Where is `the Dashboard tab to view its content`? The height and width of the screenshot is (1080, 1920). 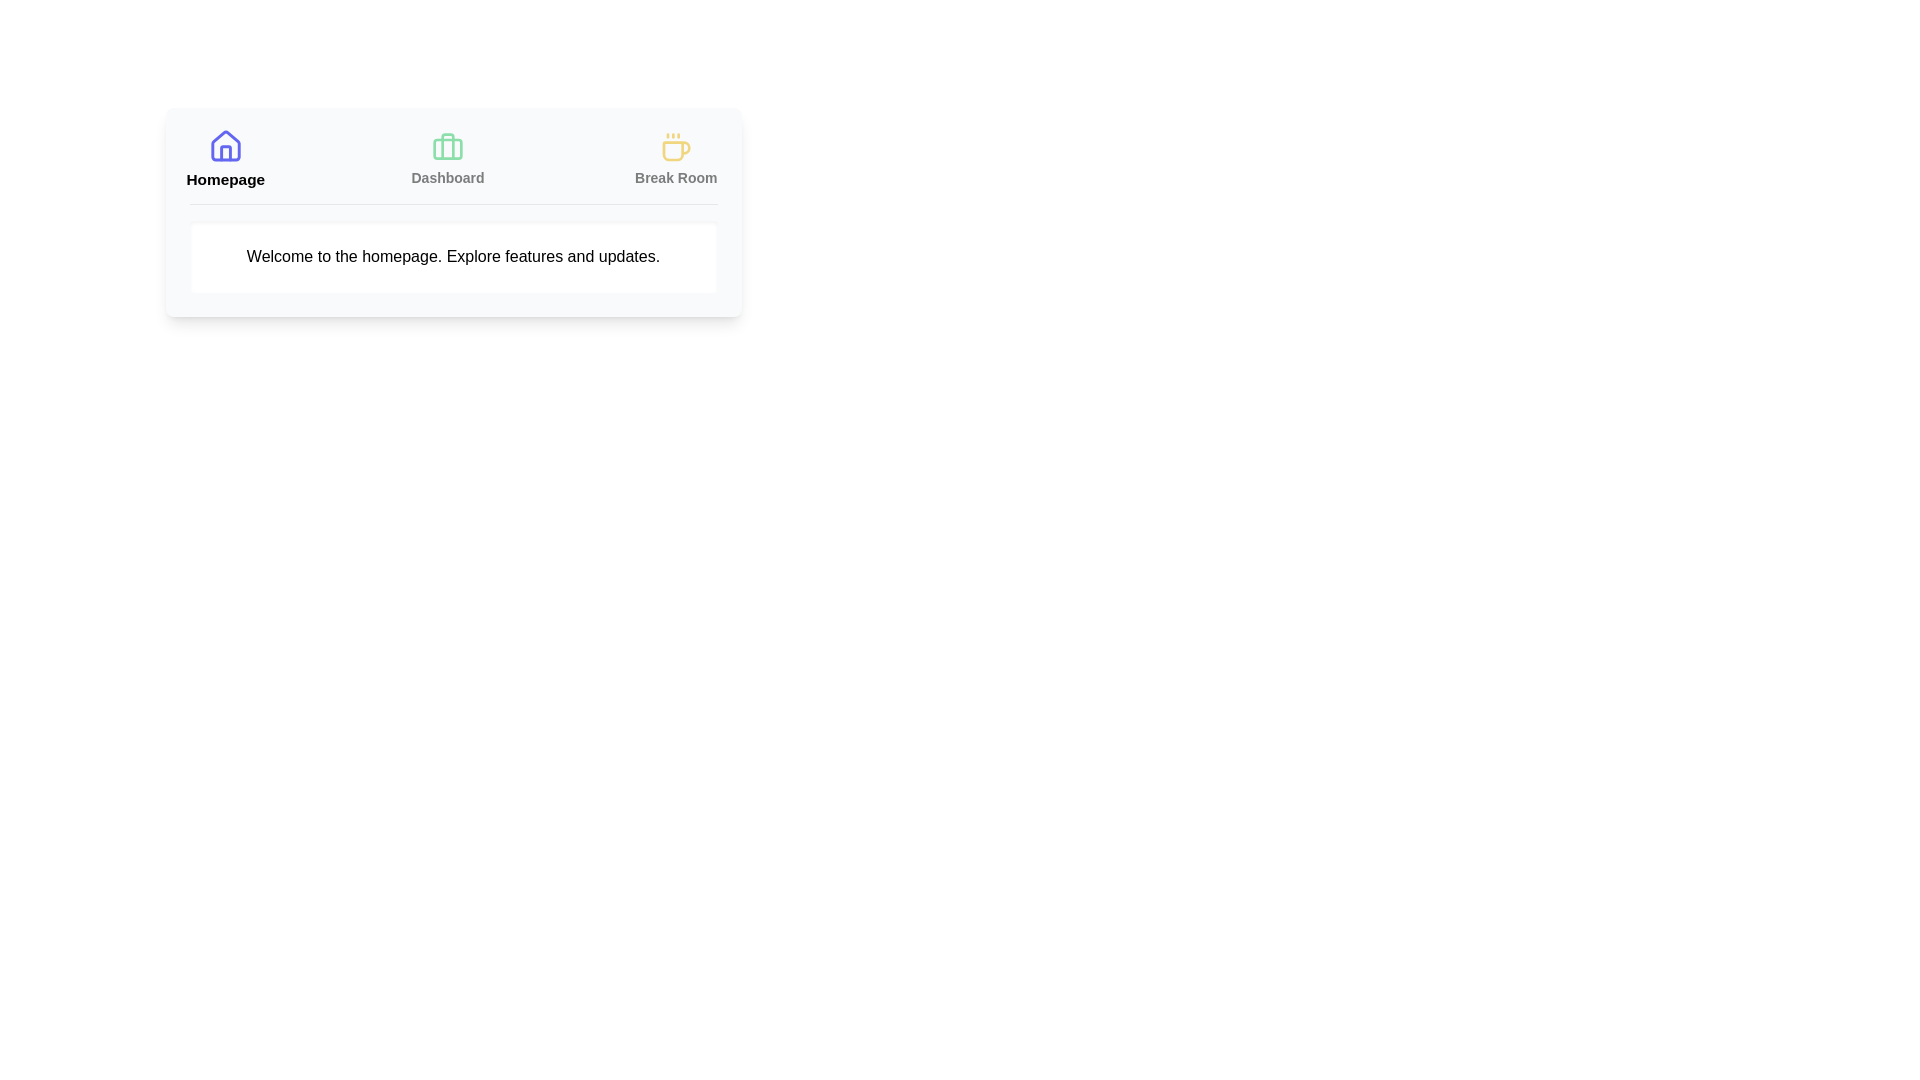 the Dashboard tab to view its content is located at coordinates (446, 158).